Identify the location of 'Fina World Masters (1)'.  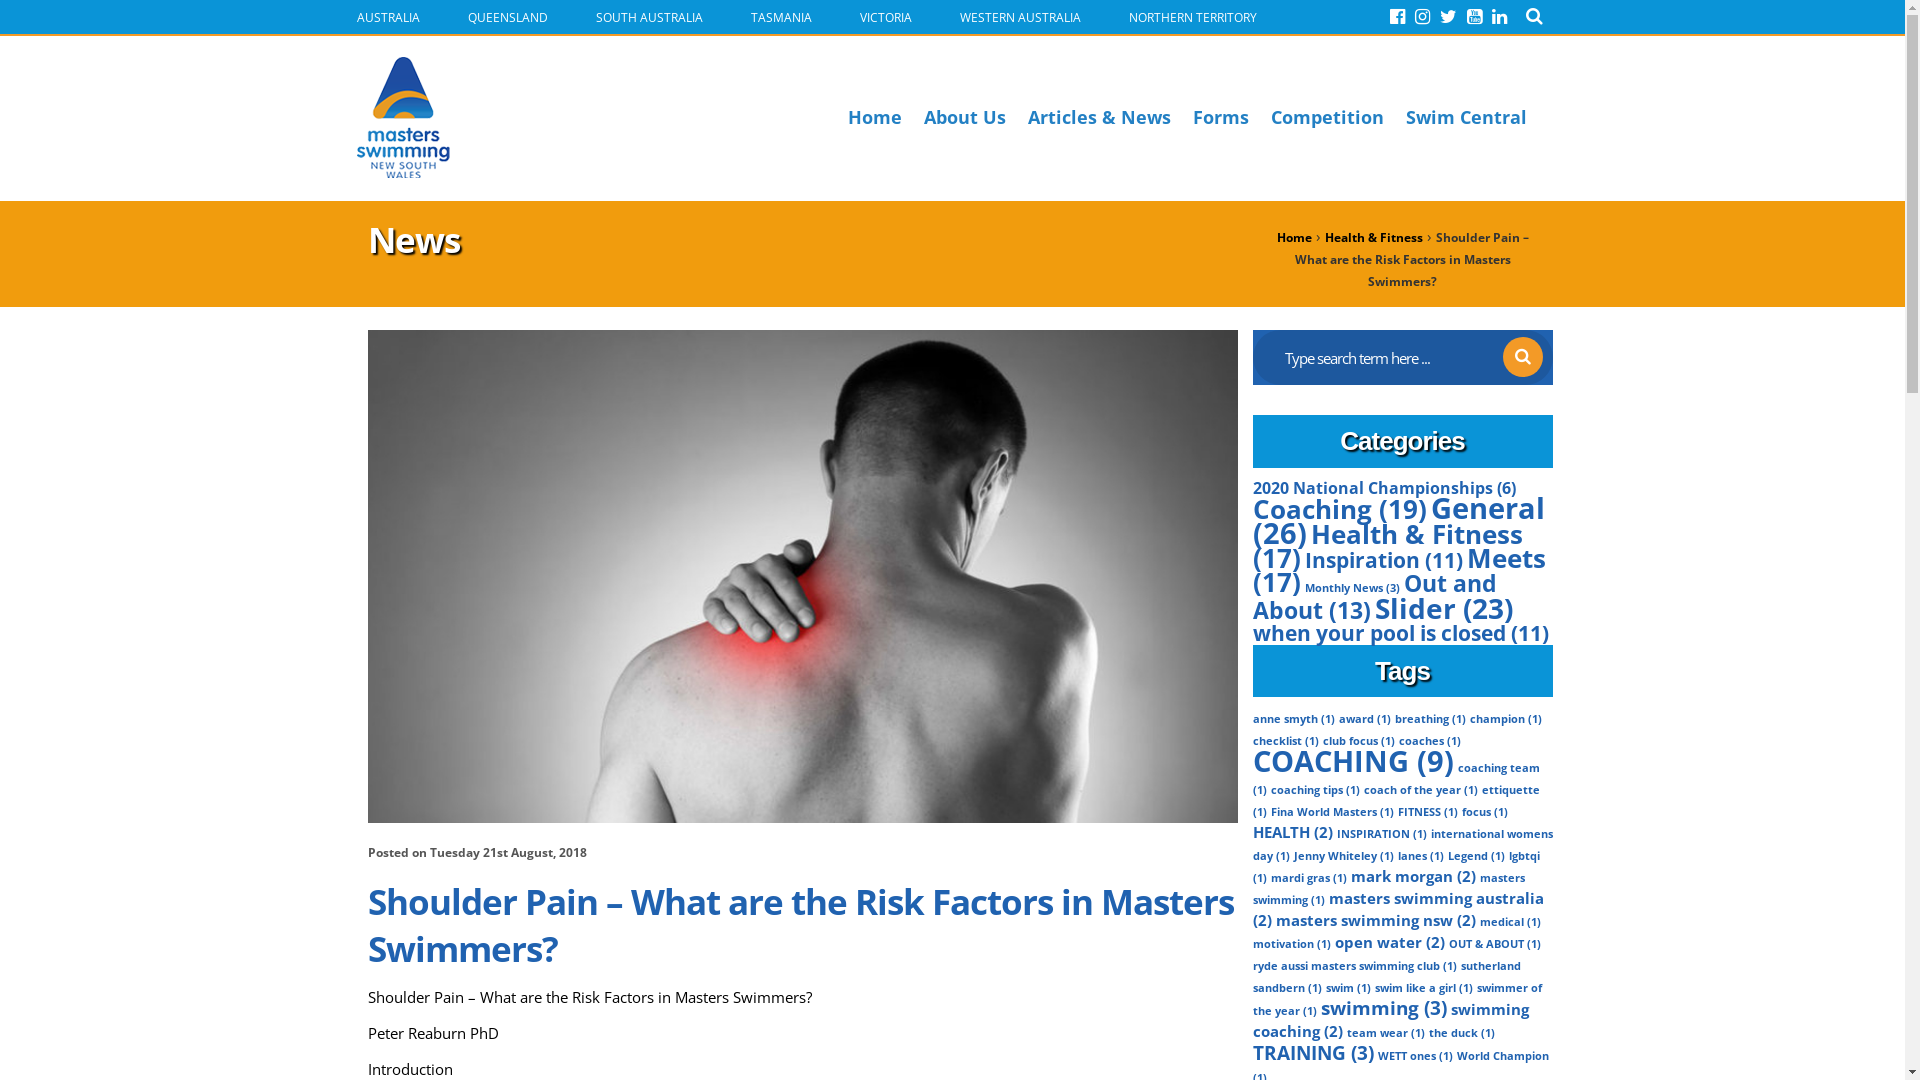
(1331, 812).